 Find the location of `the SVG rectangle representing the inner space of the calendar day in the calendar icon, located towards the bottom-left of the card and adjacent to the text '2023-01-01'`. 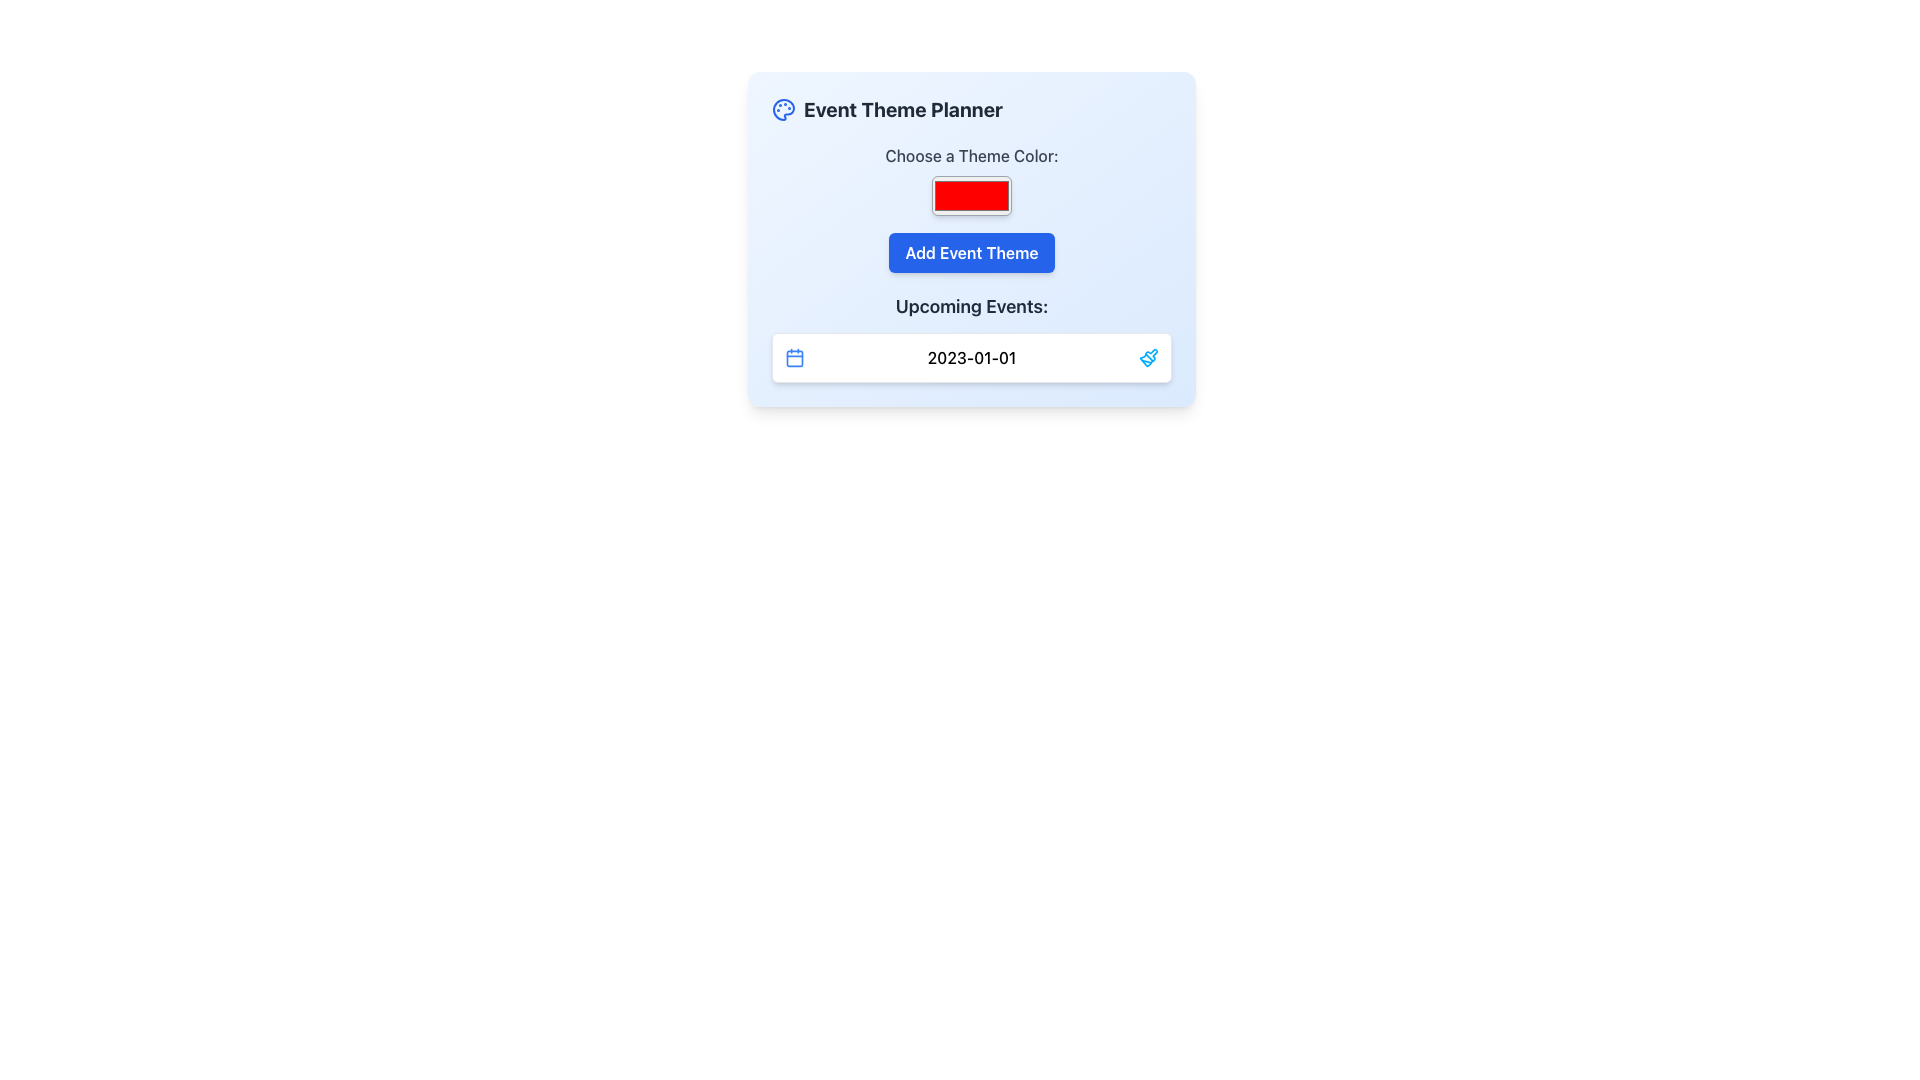

the SVG rectangle representing the inner space of the calendar day in the calendar icon, located towards the bottom-left of the card and adjacent to the text '2023-01-01' is located at coordinates (794, 357).